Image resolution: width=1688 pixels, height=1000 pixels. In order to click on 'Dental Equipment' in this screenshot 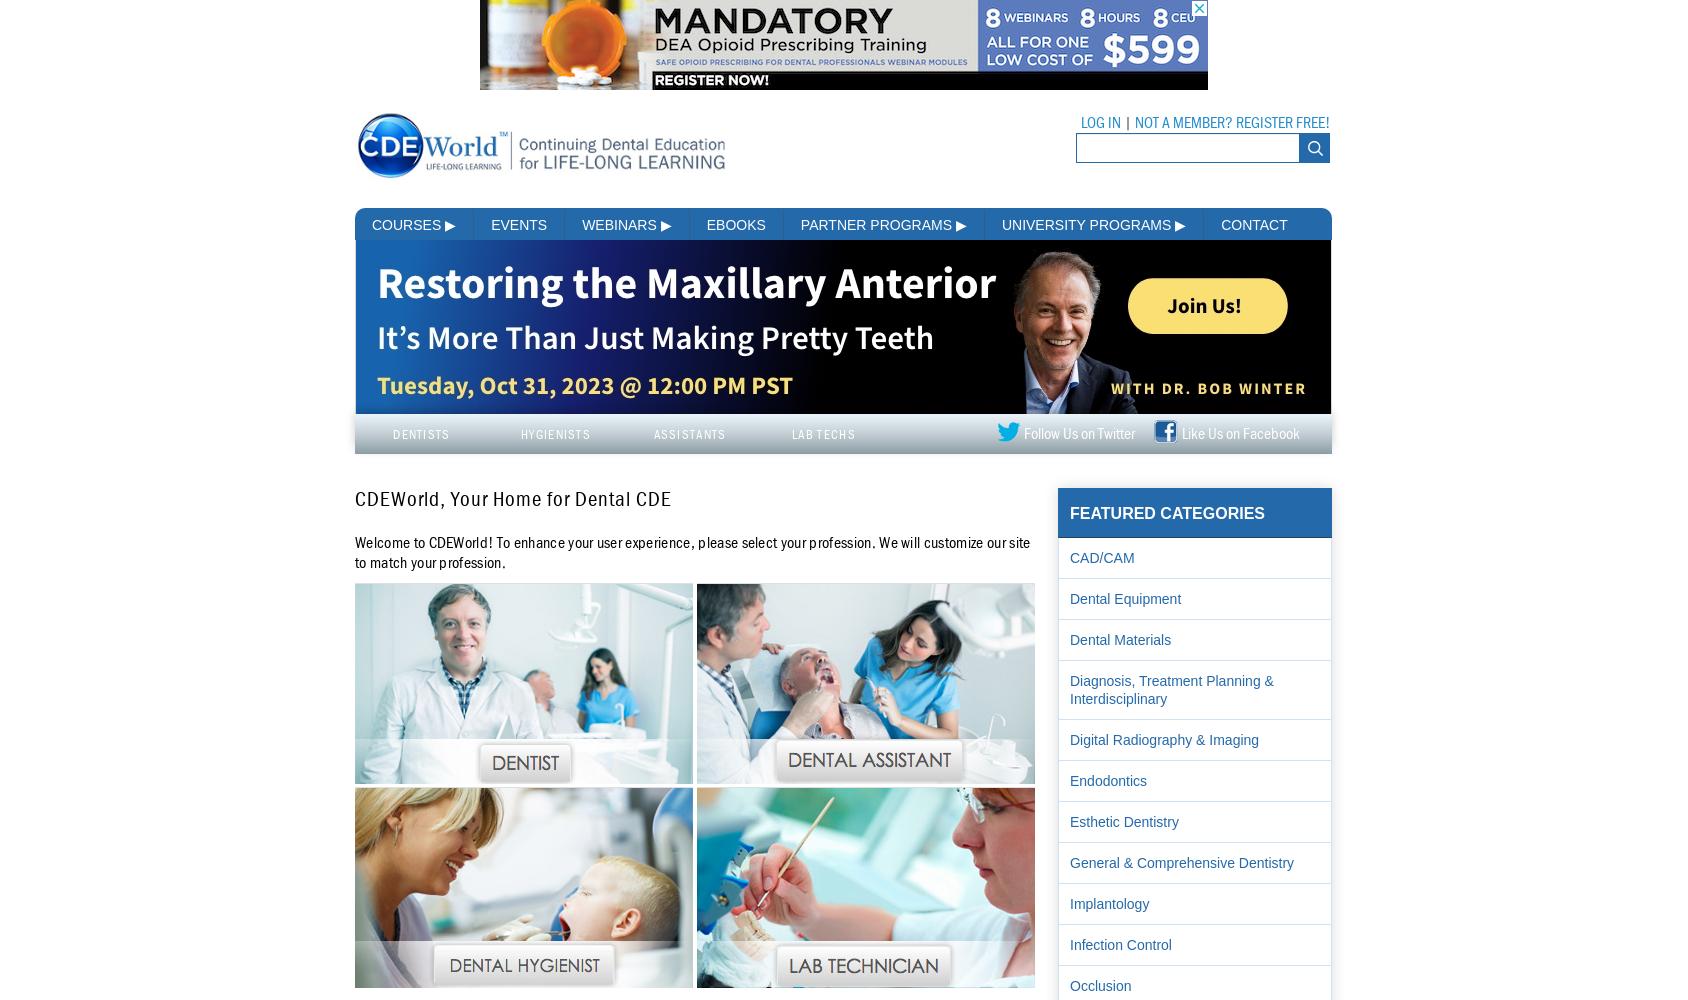, I will do `click(1069, 597)`.